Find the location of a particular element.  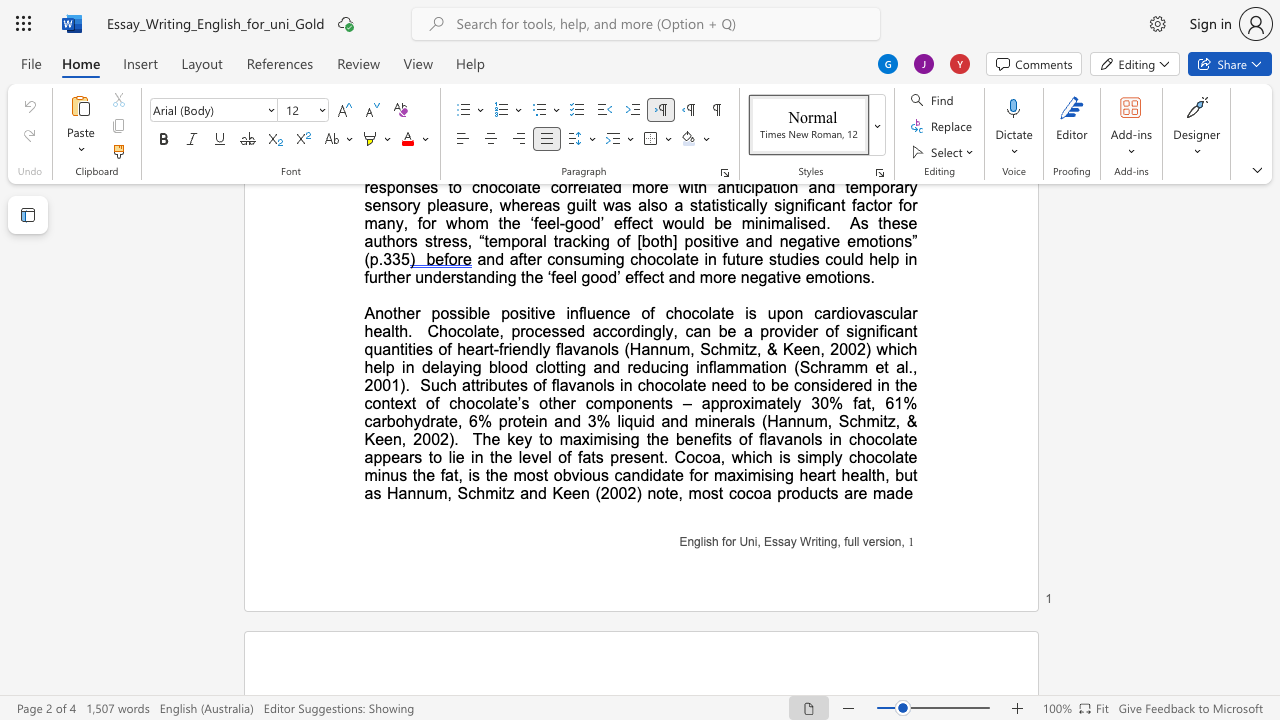

the 1th character "C" in the text is located at coordinates (680, 457).